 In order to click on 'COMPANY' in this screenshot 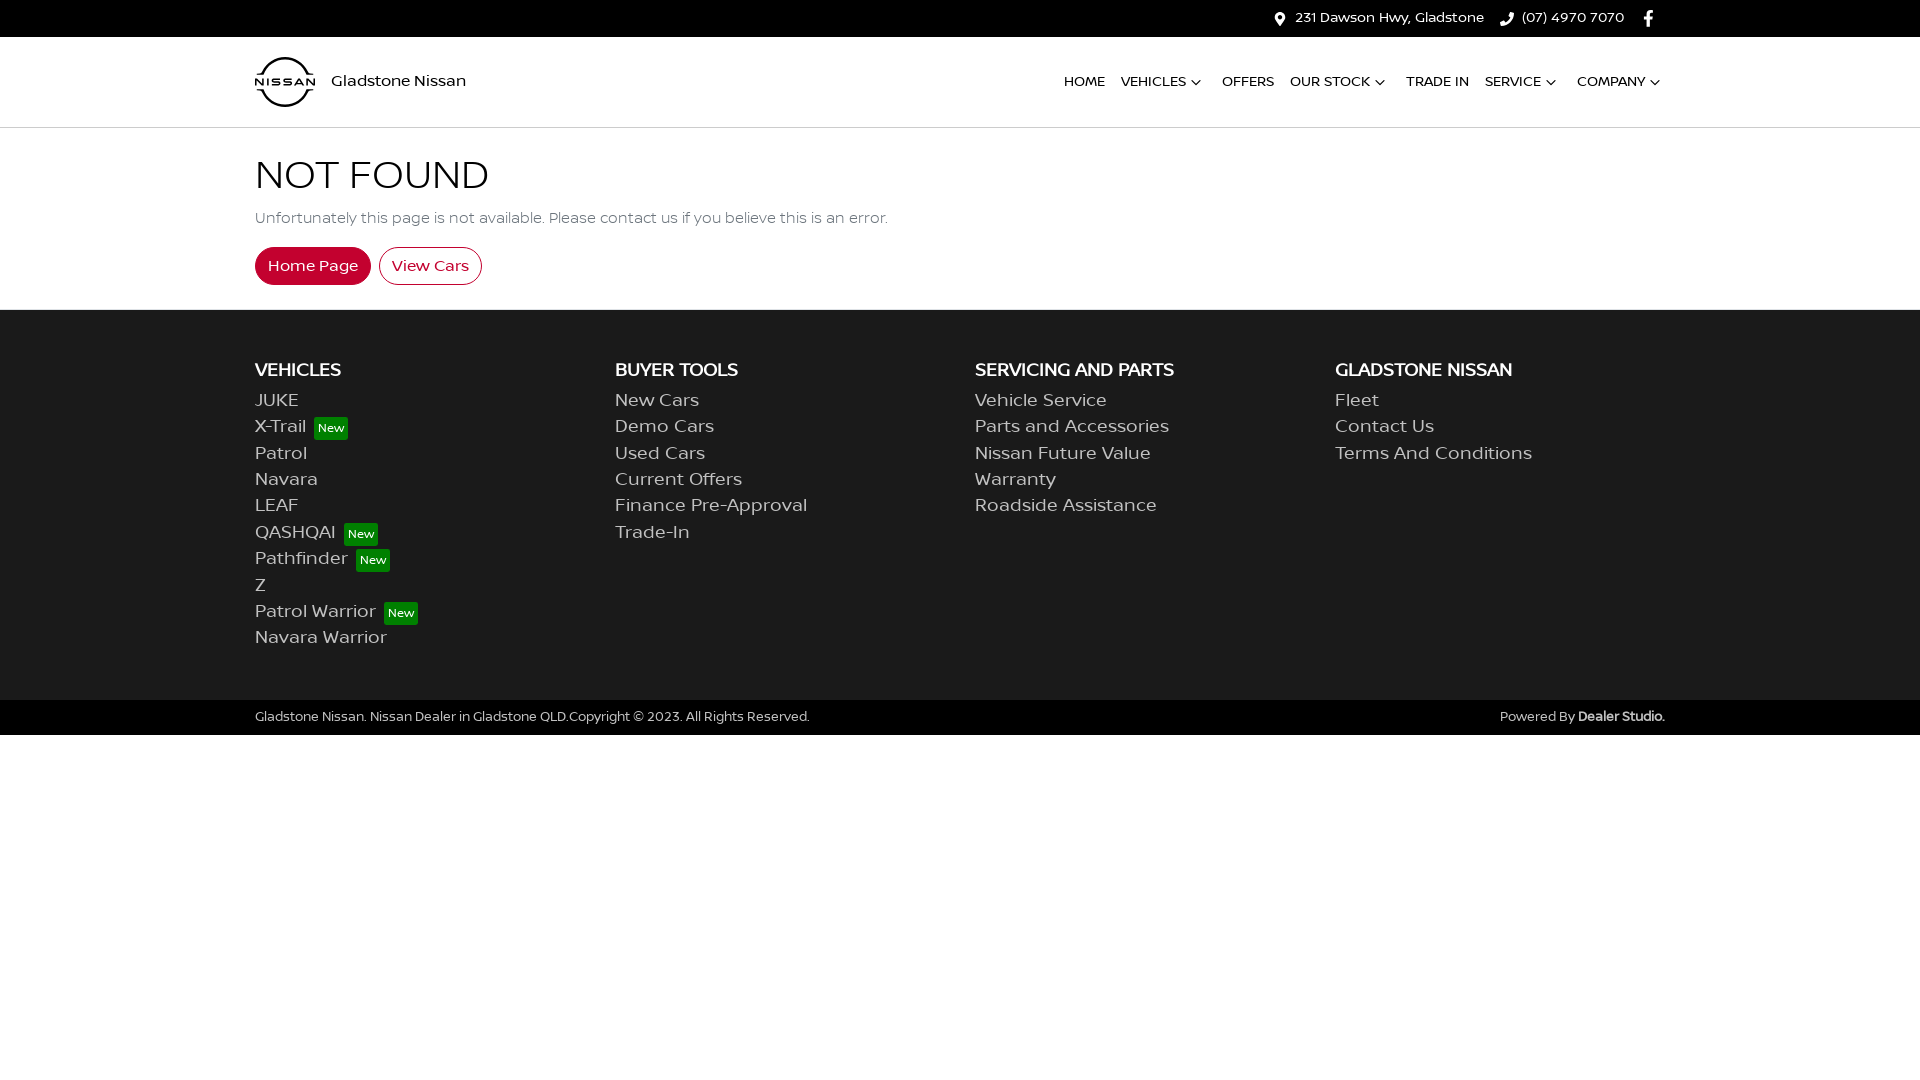, I will do `click(1621, 81)`.